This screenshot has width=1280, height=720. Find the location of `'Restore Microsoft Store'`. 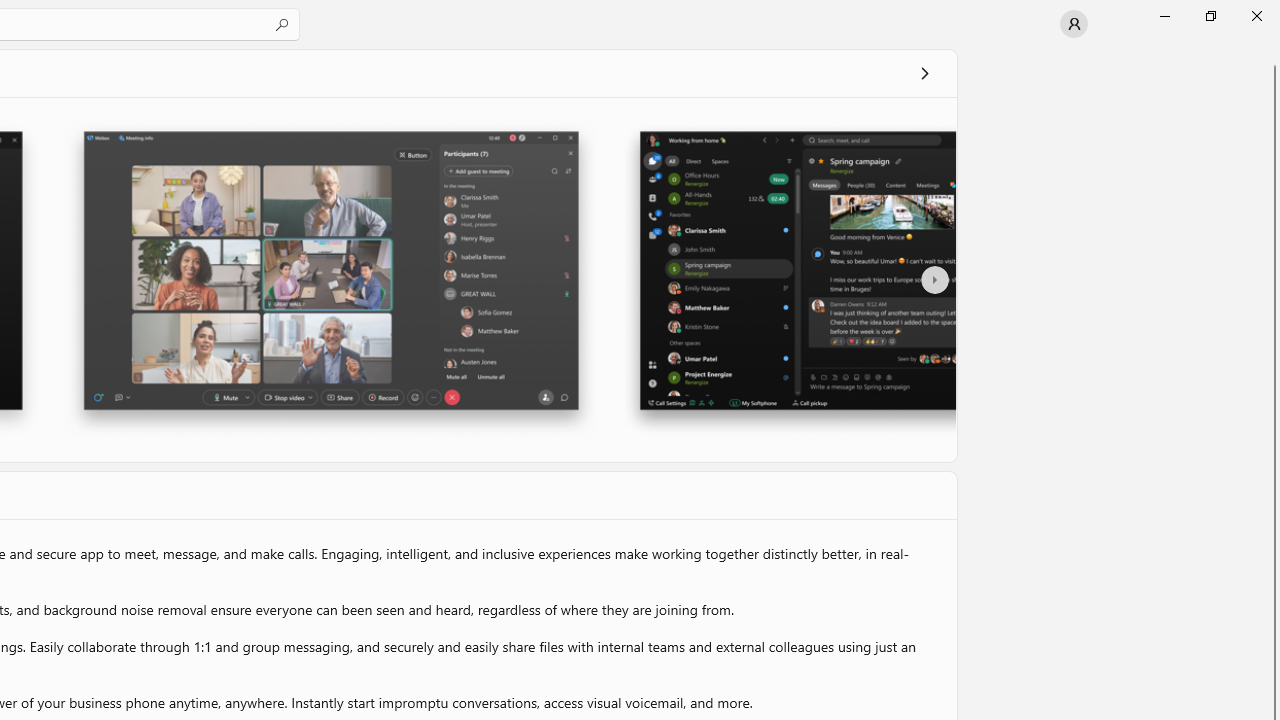

'Restore Microsoft Store' is located at coordinates (1209, 15).